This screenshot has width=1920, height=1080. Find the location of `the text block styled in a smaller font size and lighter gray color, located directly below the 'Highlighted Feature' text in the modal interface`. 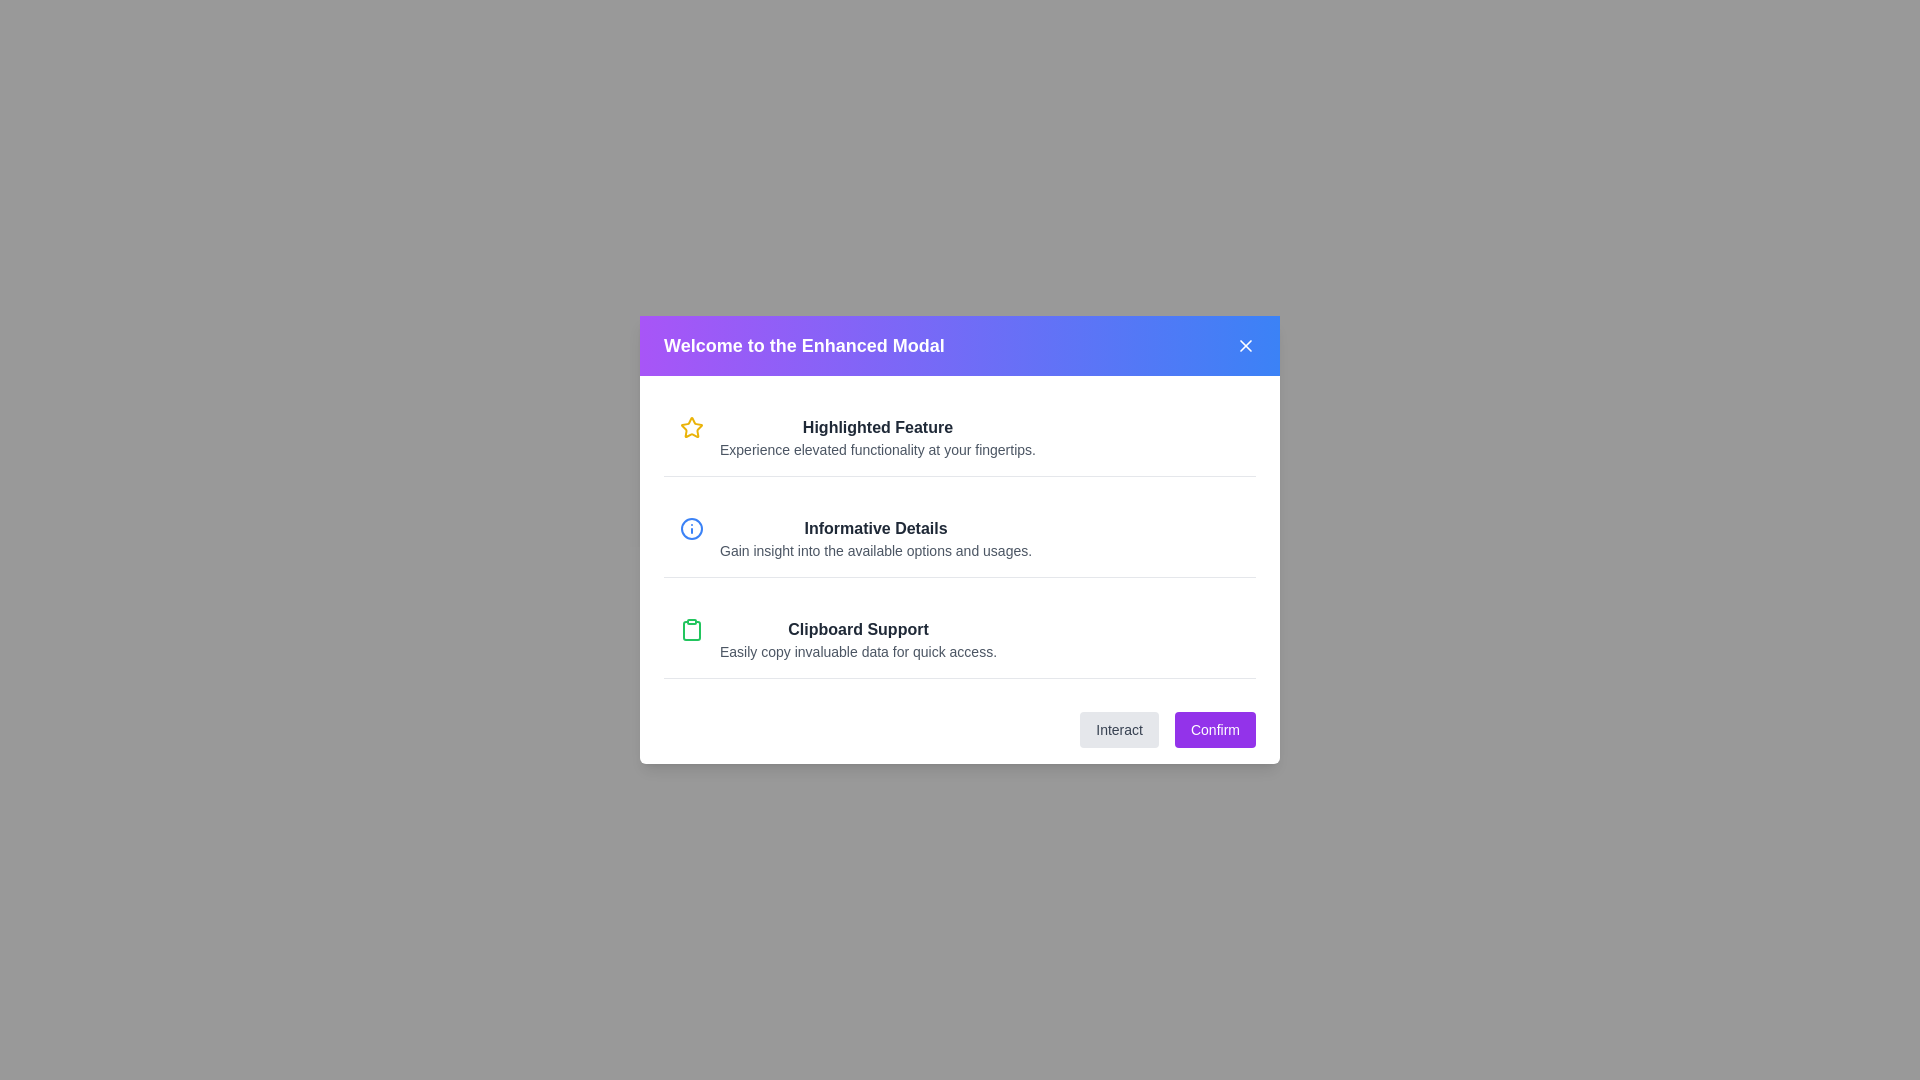

the text block styled in a smaller font size and lighter gray color, located directly below the 'Highlighted Feature' text in the modal interface is located at coordinates (878, 450).